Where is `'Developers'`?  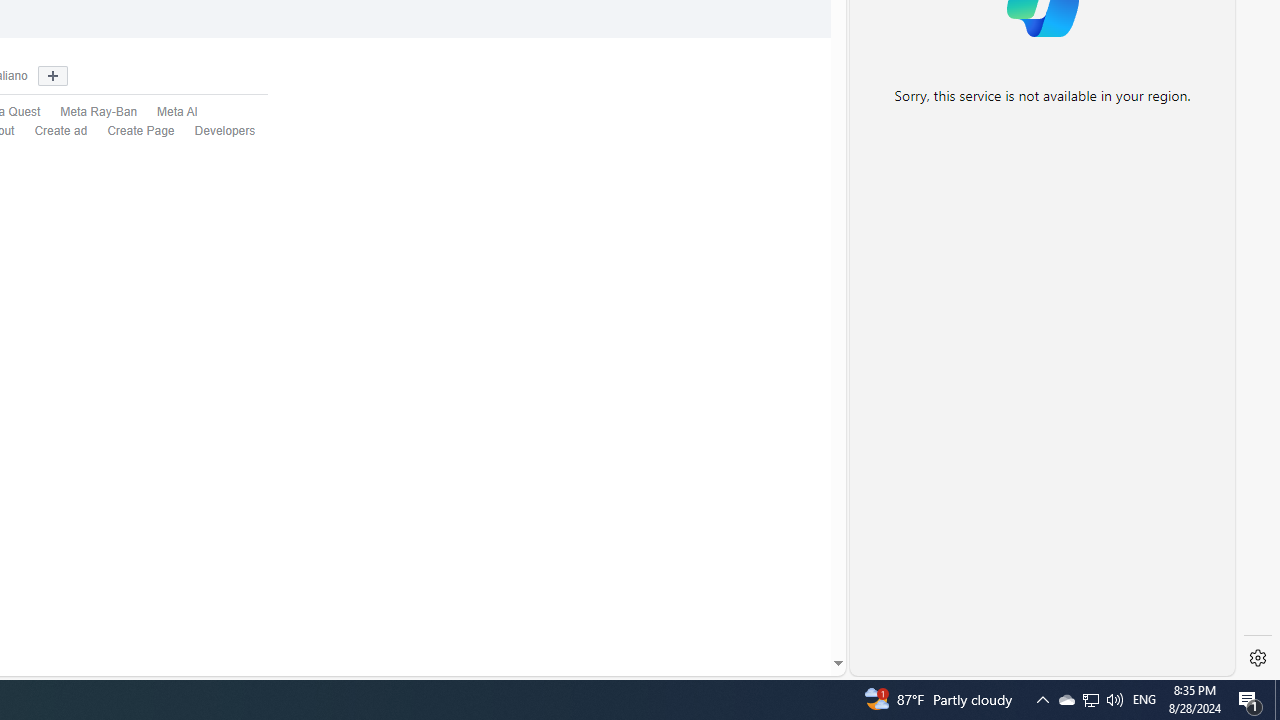 'Developers' is located at coordinates (225, 131).